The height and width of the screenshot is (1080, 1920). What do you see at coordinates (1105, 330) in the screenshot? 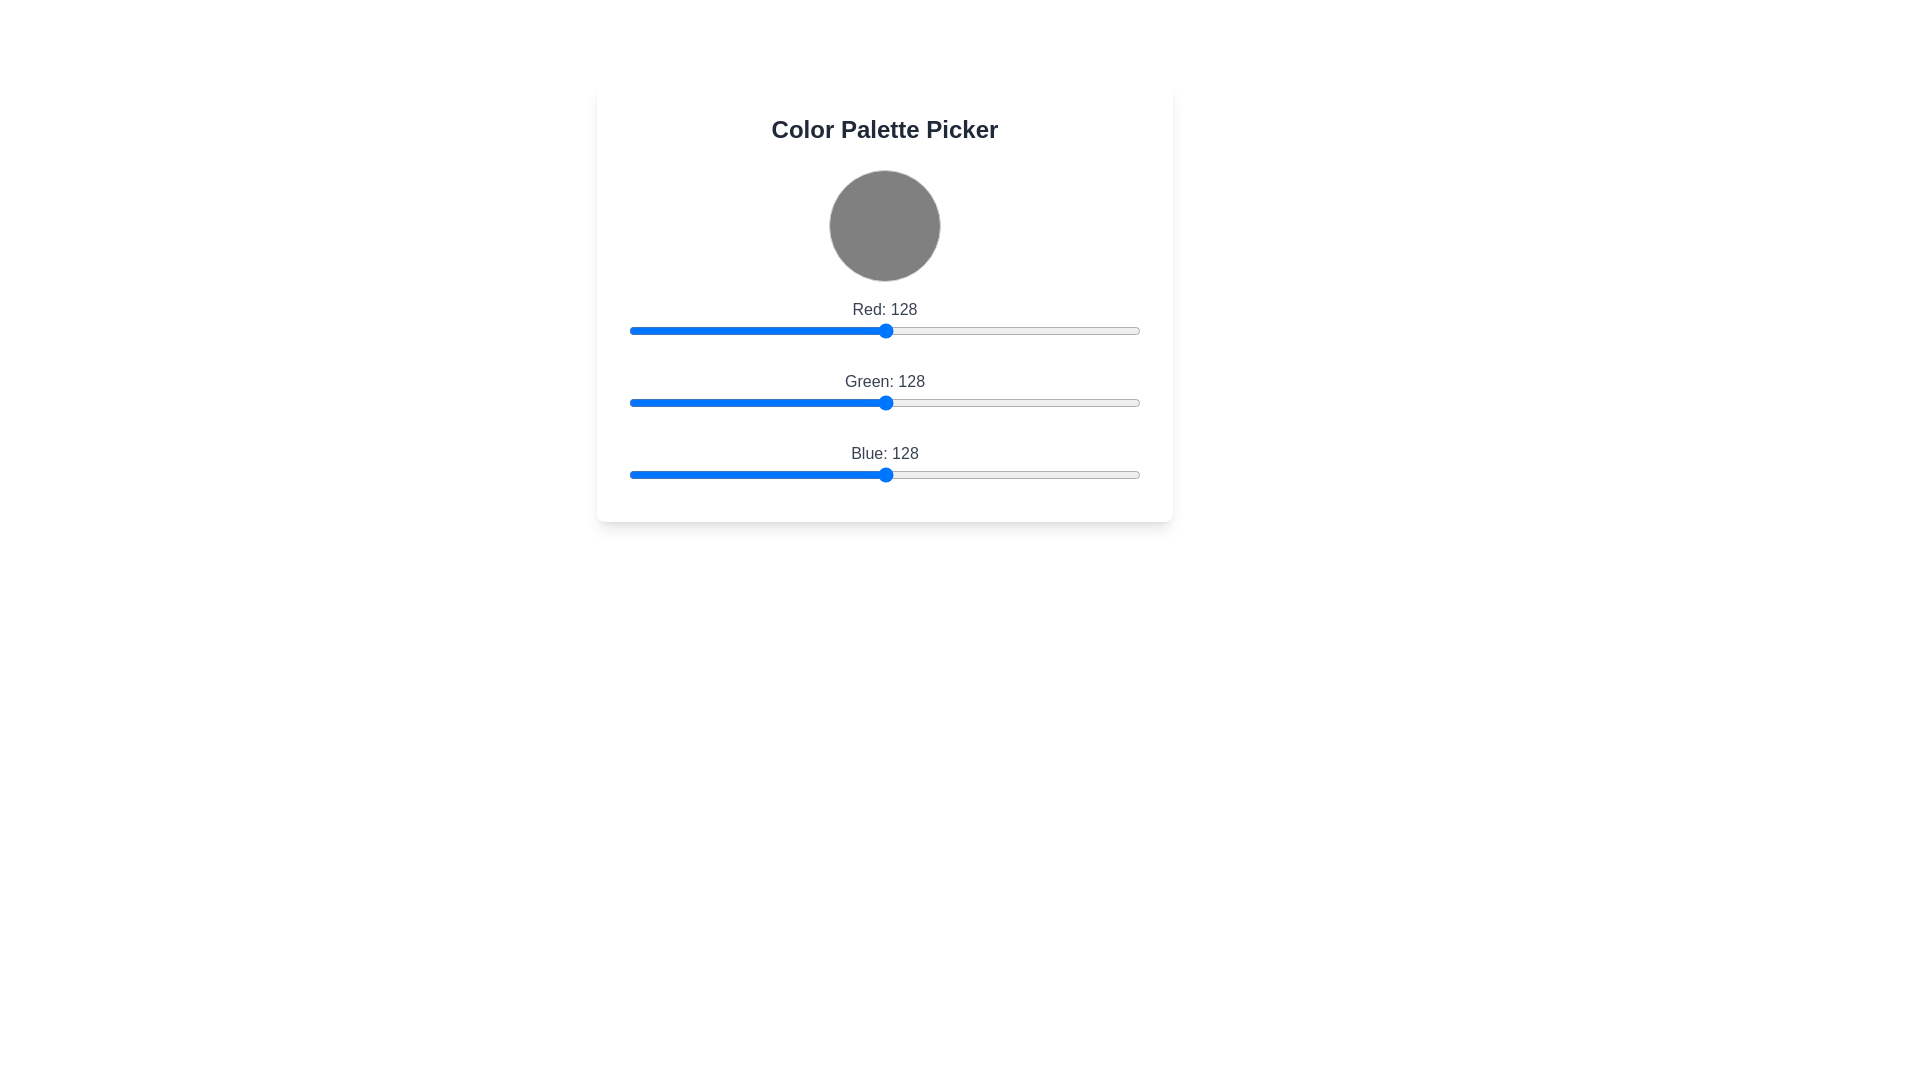
I see `the 'Red' color component` at bounding box center [1105, 330].